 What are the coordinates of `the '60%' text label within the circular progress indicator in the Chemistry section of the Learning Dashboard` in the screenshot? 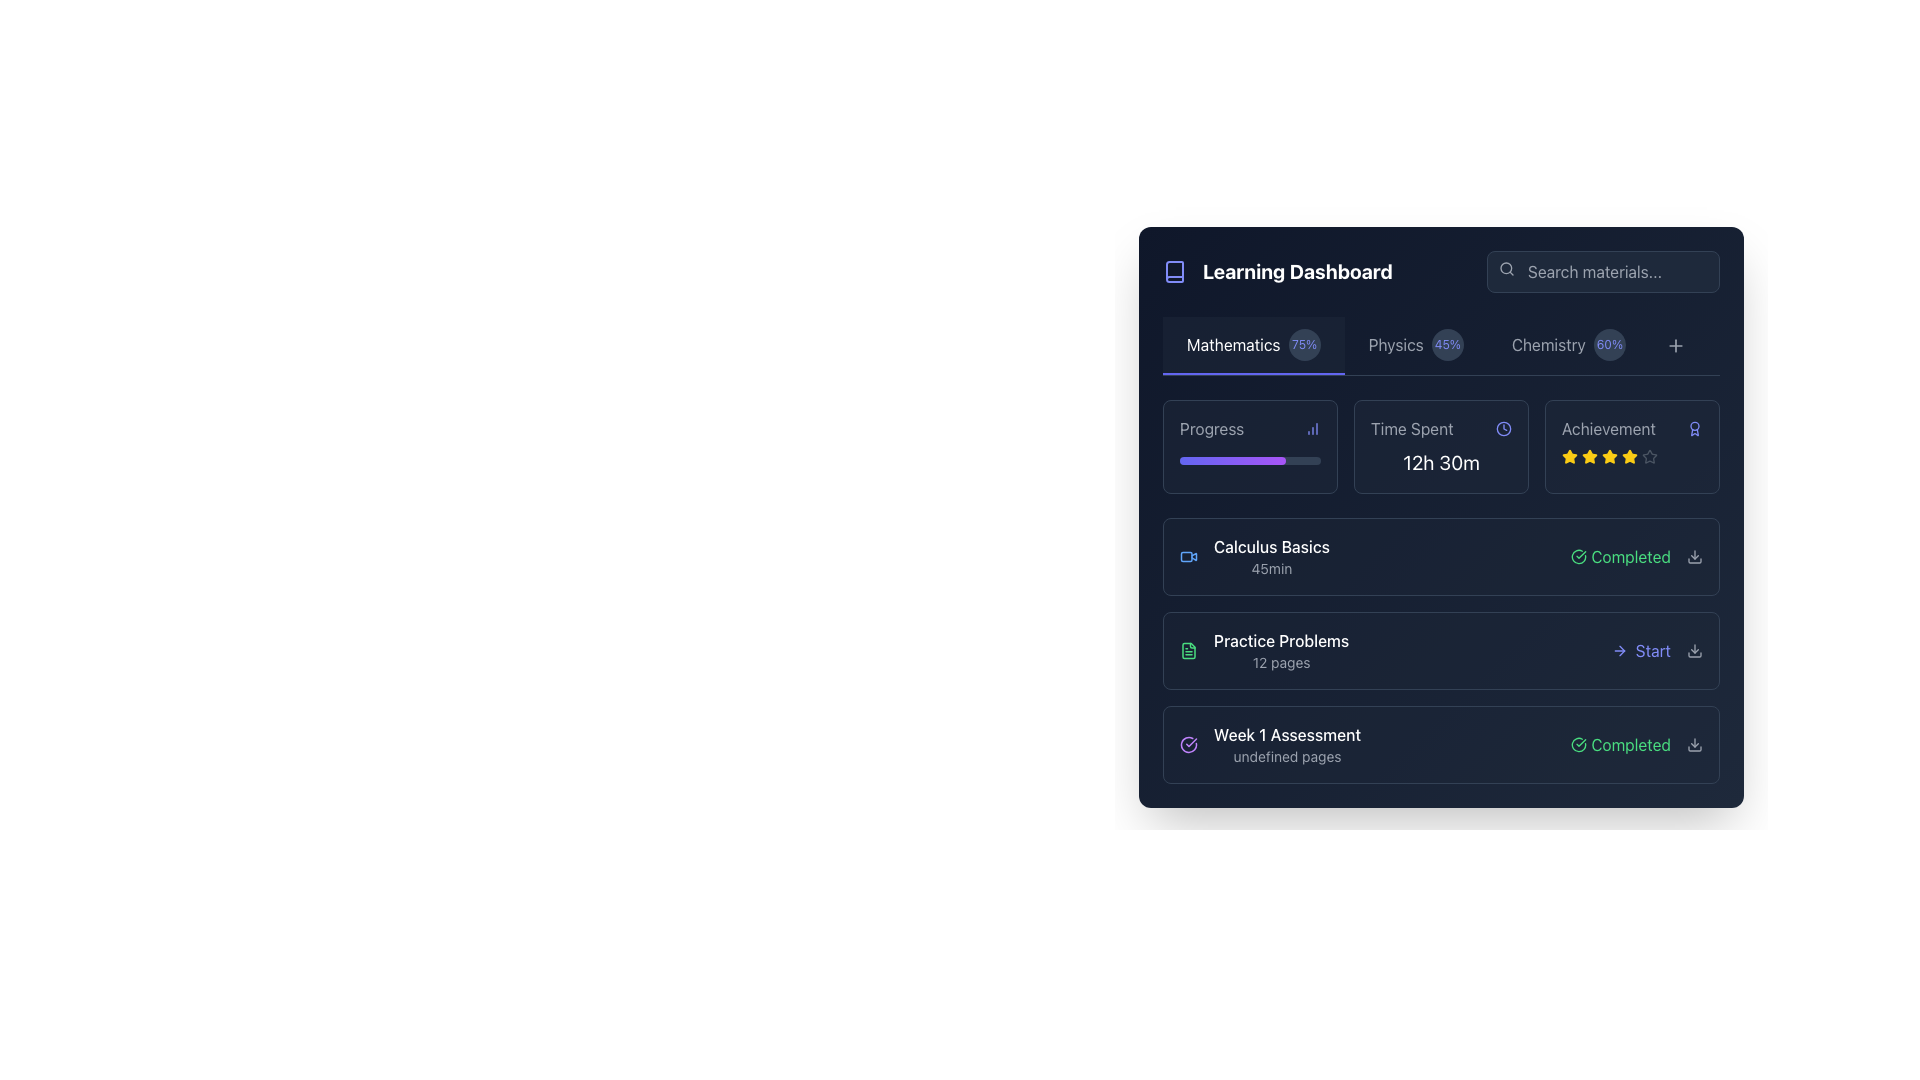 It's located at (1609, 343).